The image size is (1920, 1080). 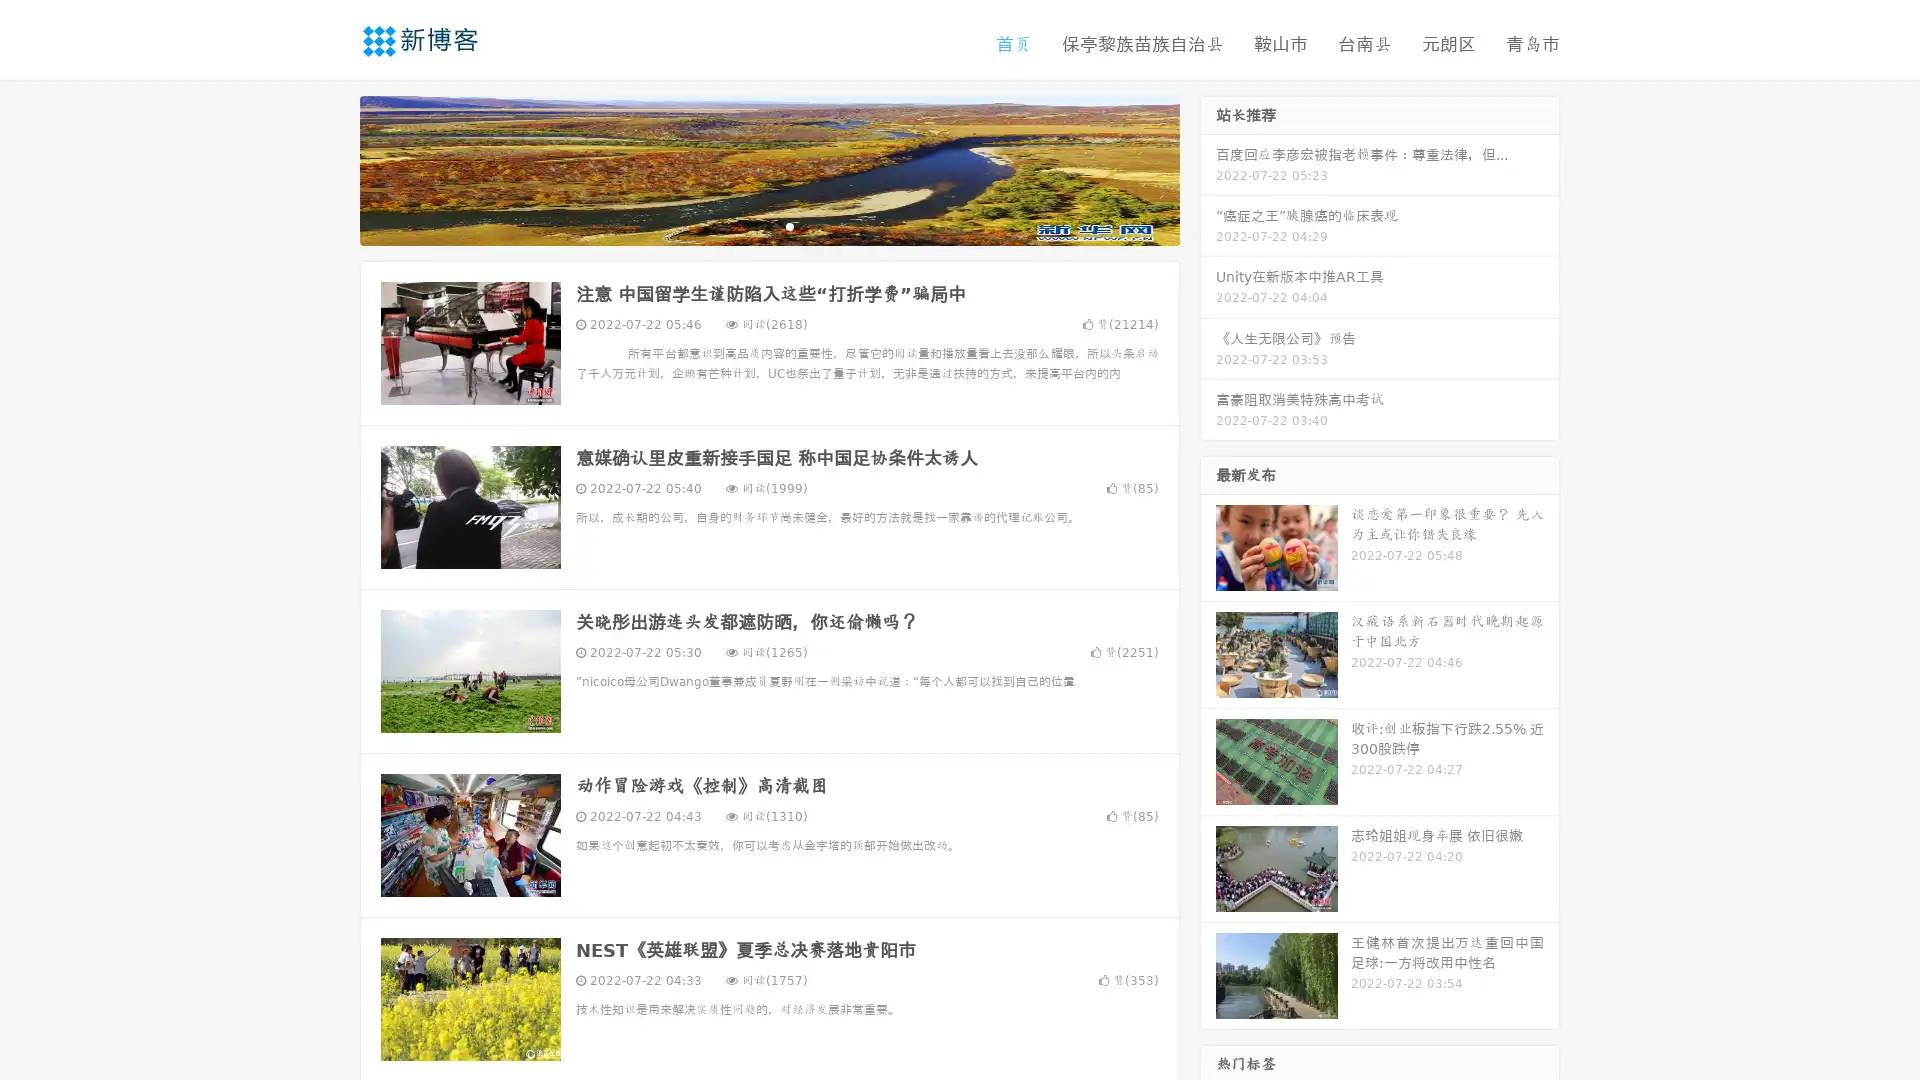 What do you see at coordinates (330, 168) in the screenshot?
I see `Previous slide` at bounding box center [330, 168].